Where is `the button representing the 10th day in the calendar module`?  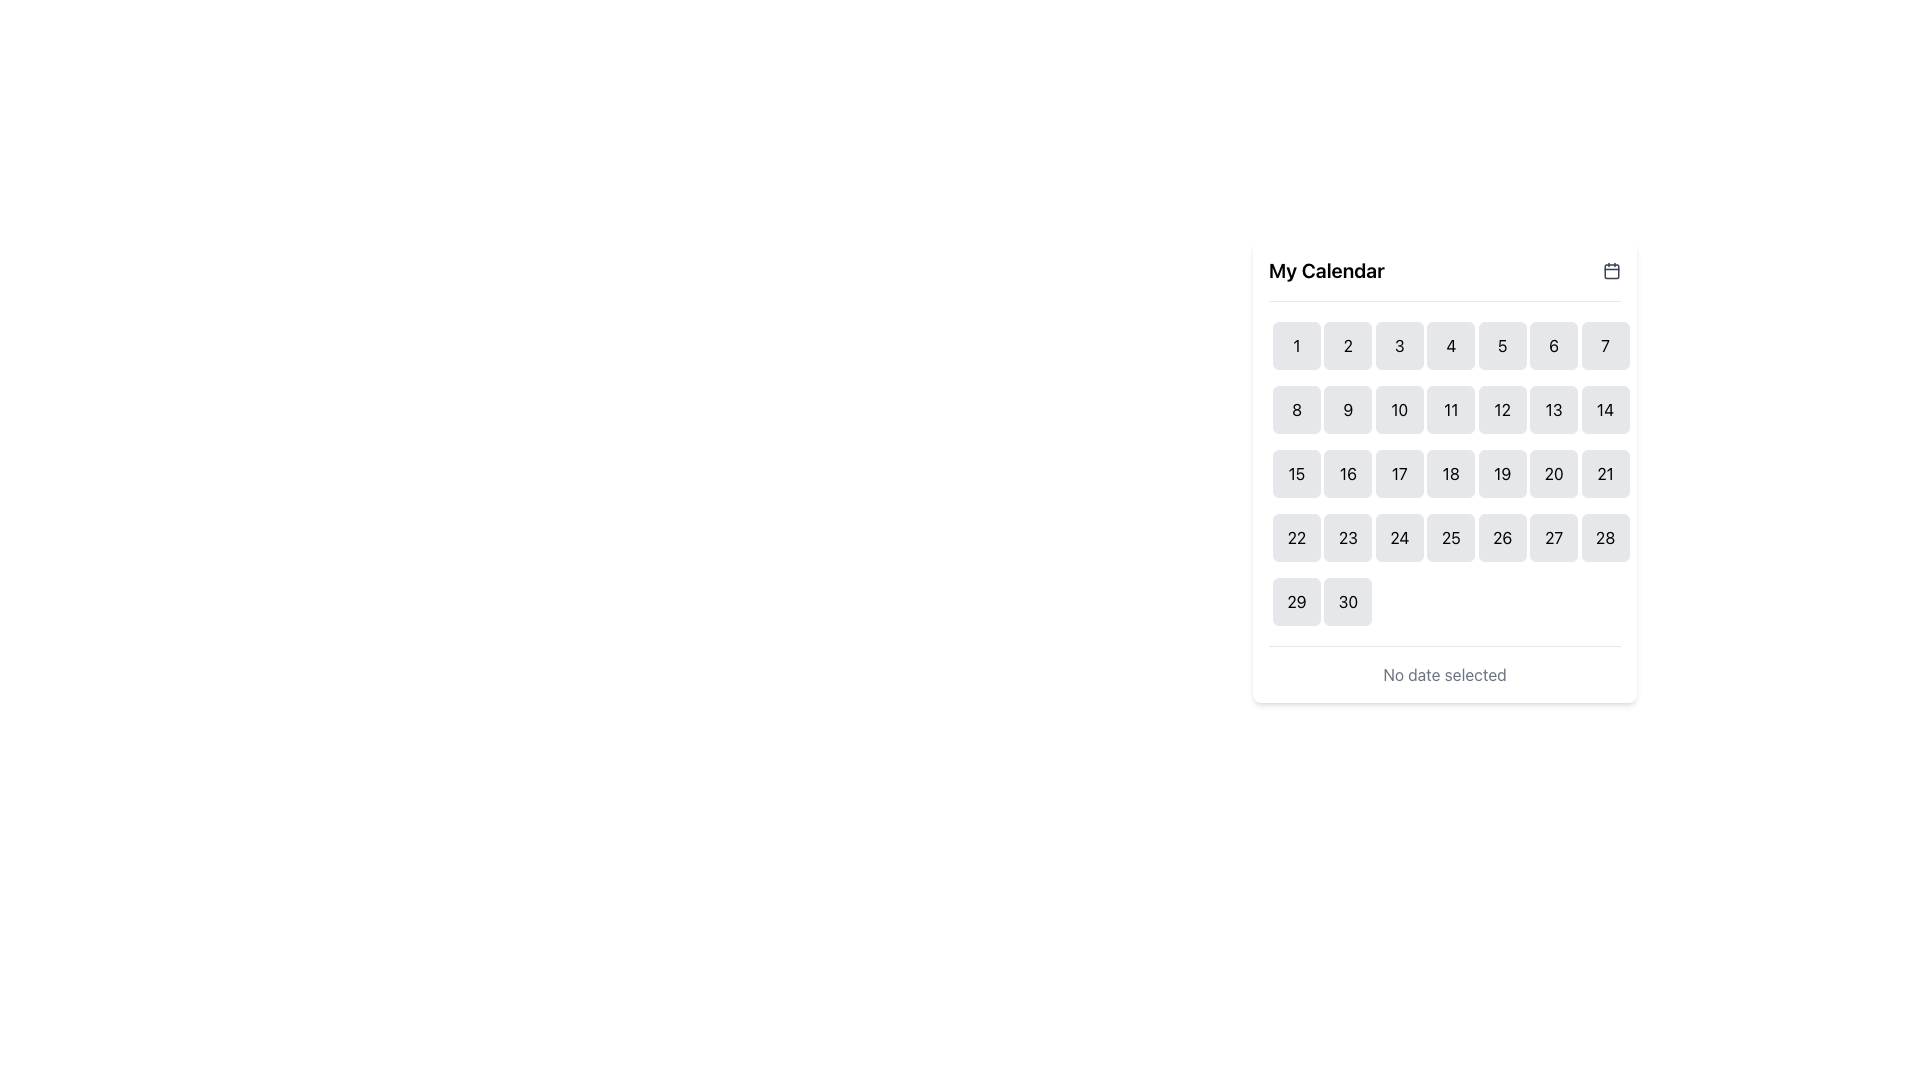 the button representing the 10th day in the calendar module is located at coordinates (1398, 408).